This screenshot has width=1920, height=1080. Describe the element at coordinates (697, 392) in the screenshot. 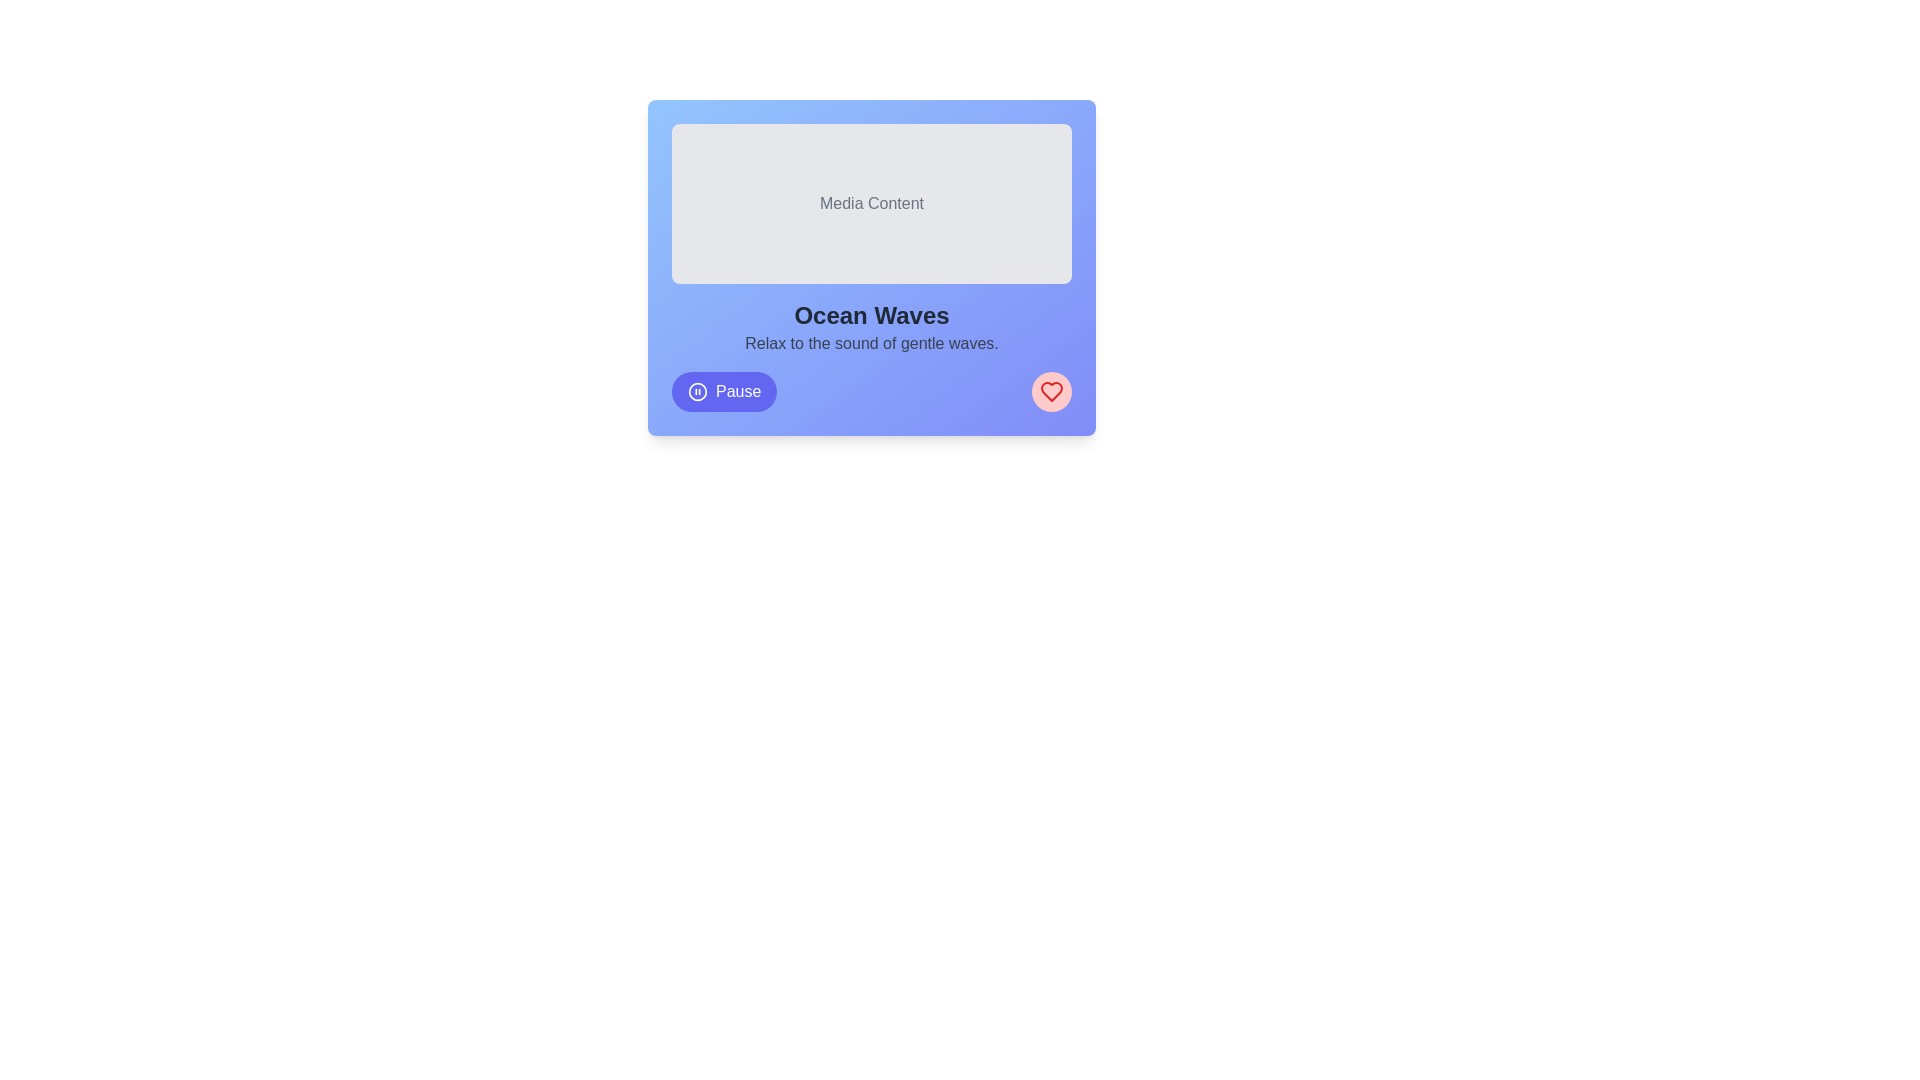

I see `the circular pause icon located within the button labeled 'Pause' on the bottom-left portion of the blue-colored card interface` at that location.